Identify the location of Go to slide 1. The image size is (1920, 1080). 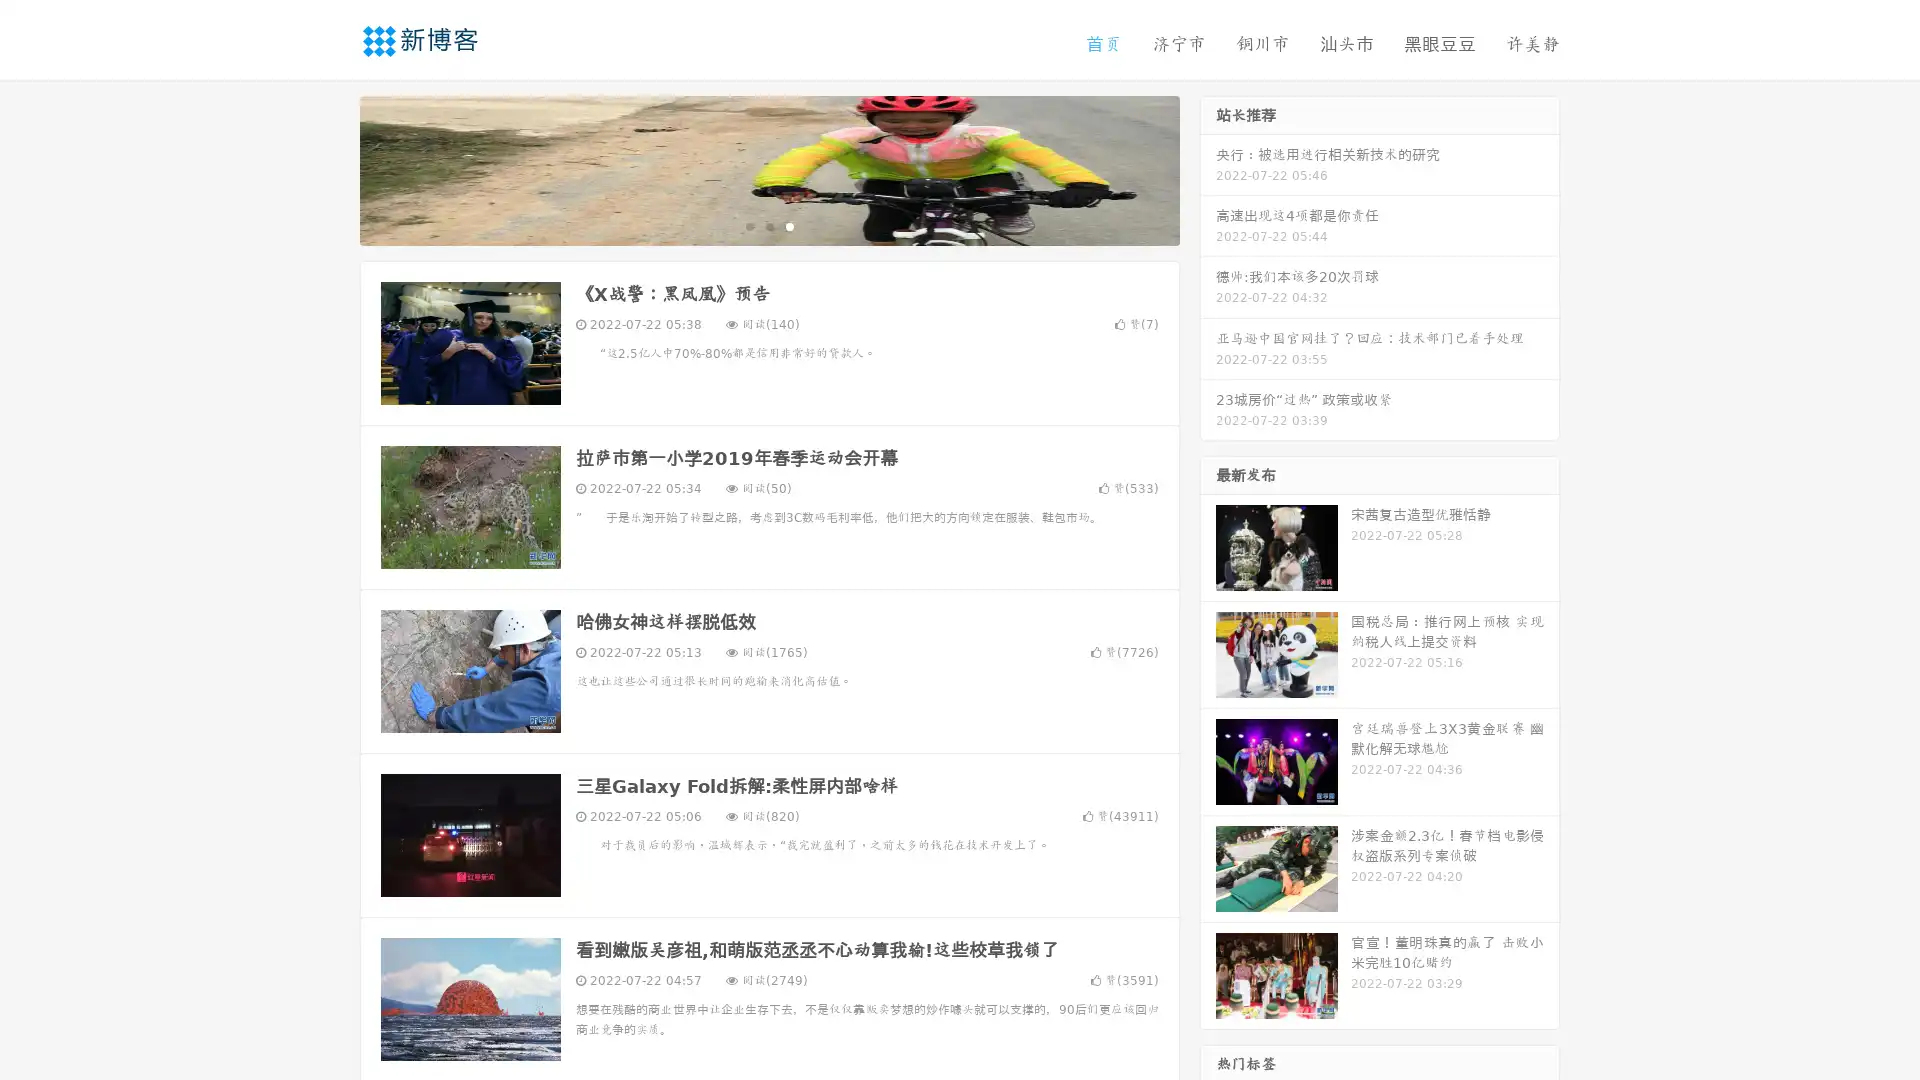
(748, 225).